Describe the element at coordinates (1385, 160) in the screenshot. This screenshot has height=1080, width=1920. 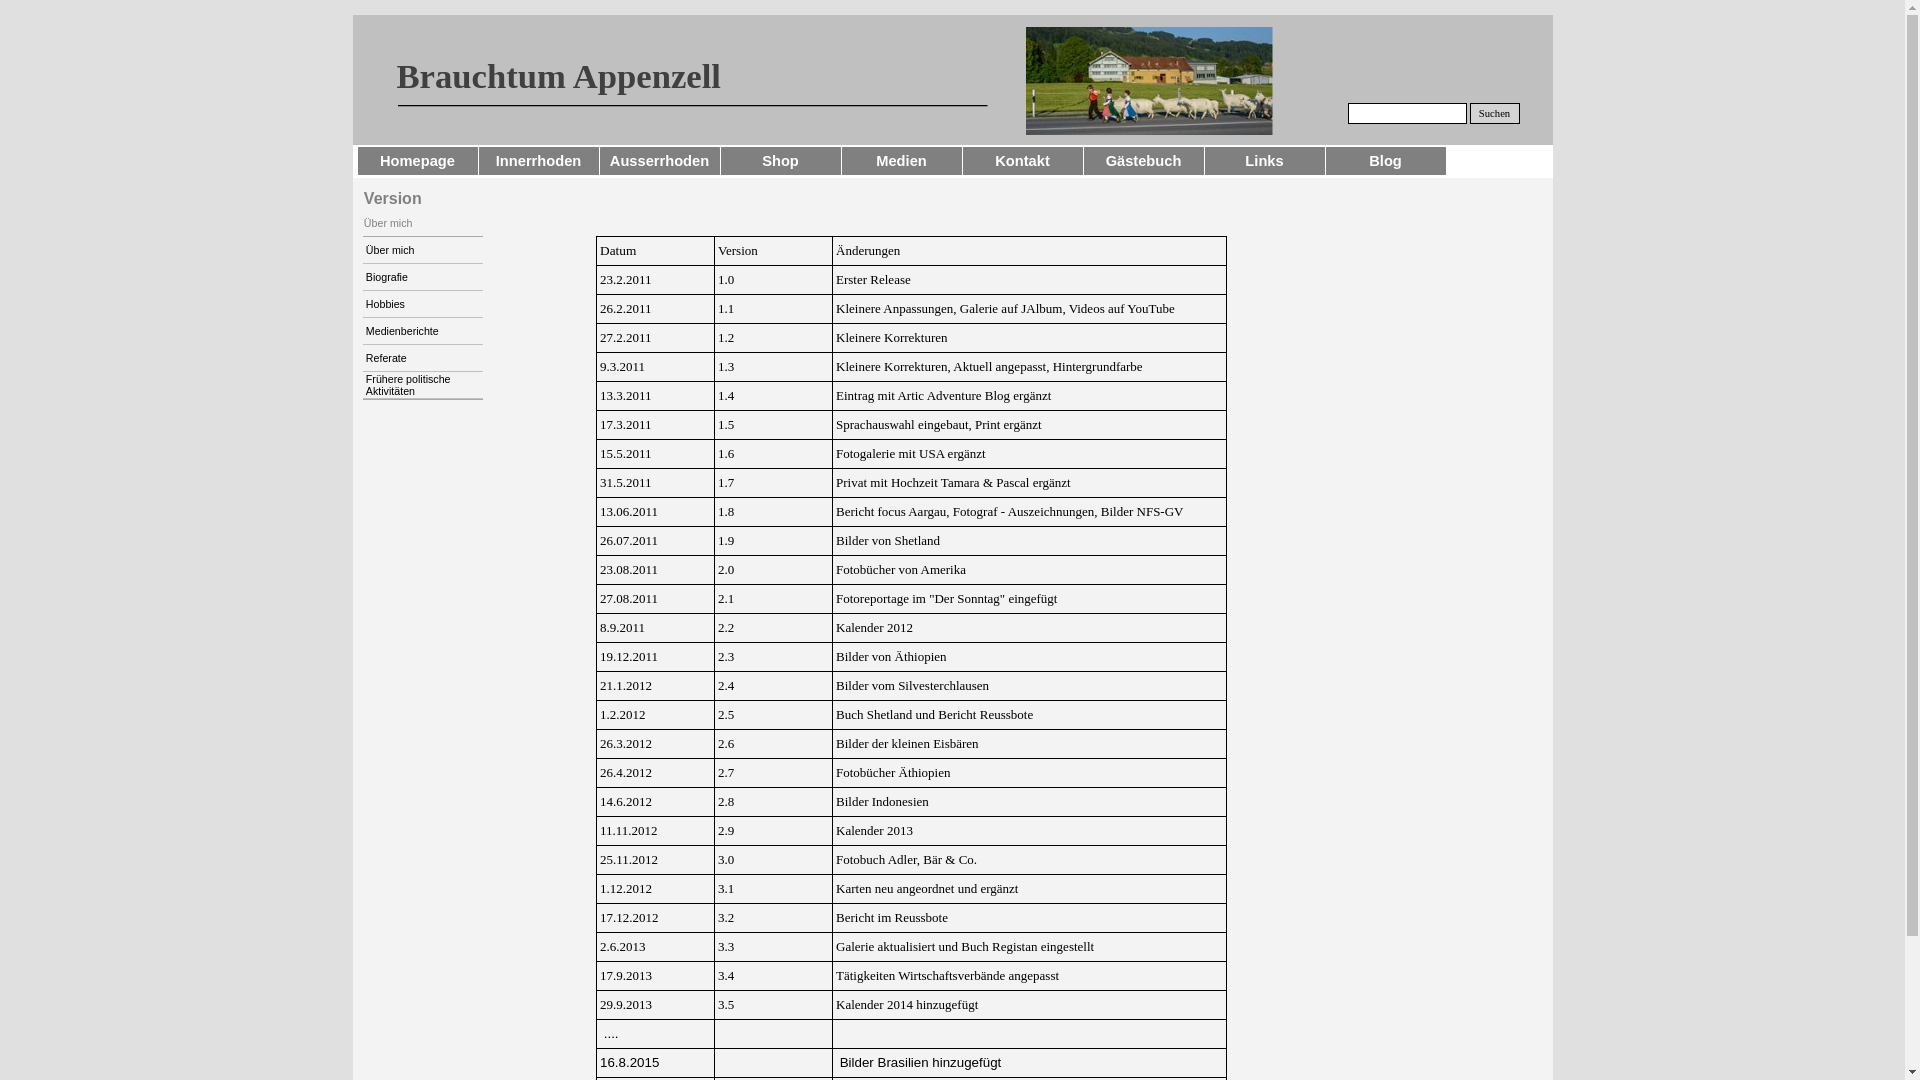
I see `'Blog'` at that location.